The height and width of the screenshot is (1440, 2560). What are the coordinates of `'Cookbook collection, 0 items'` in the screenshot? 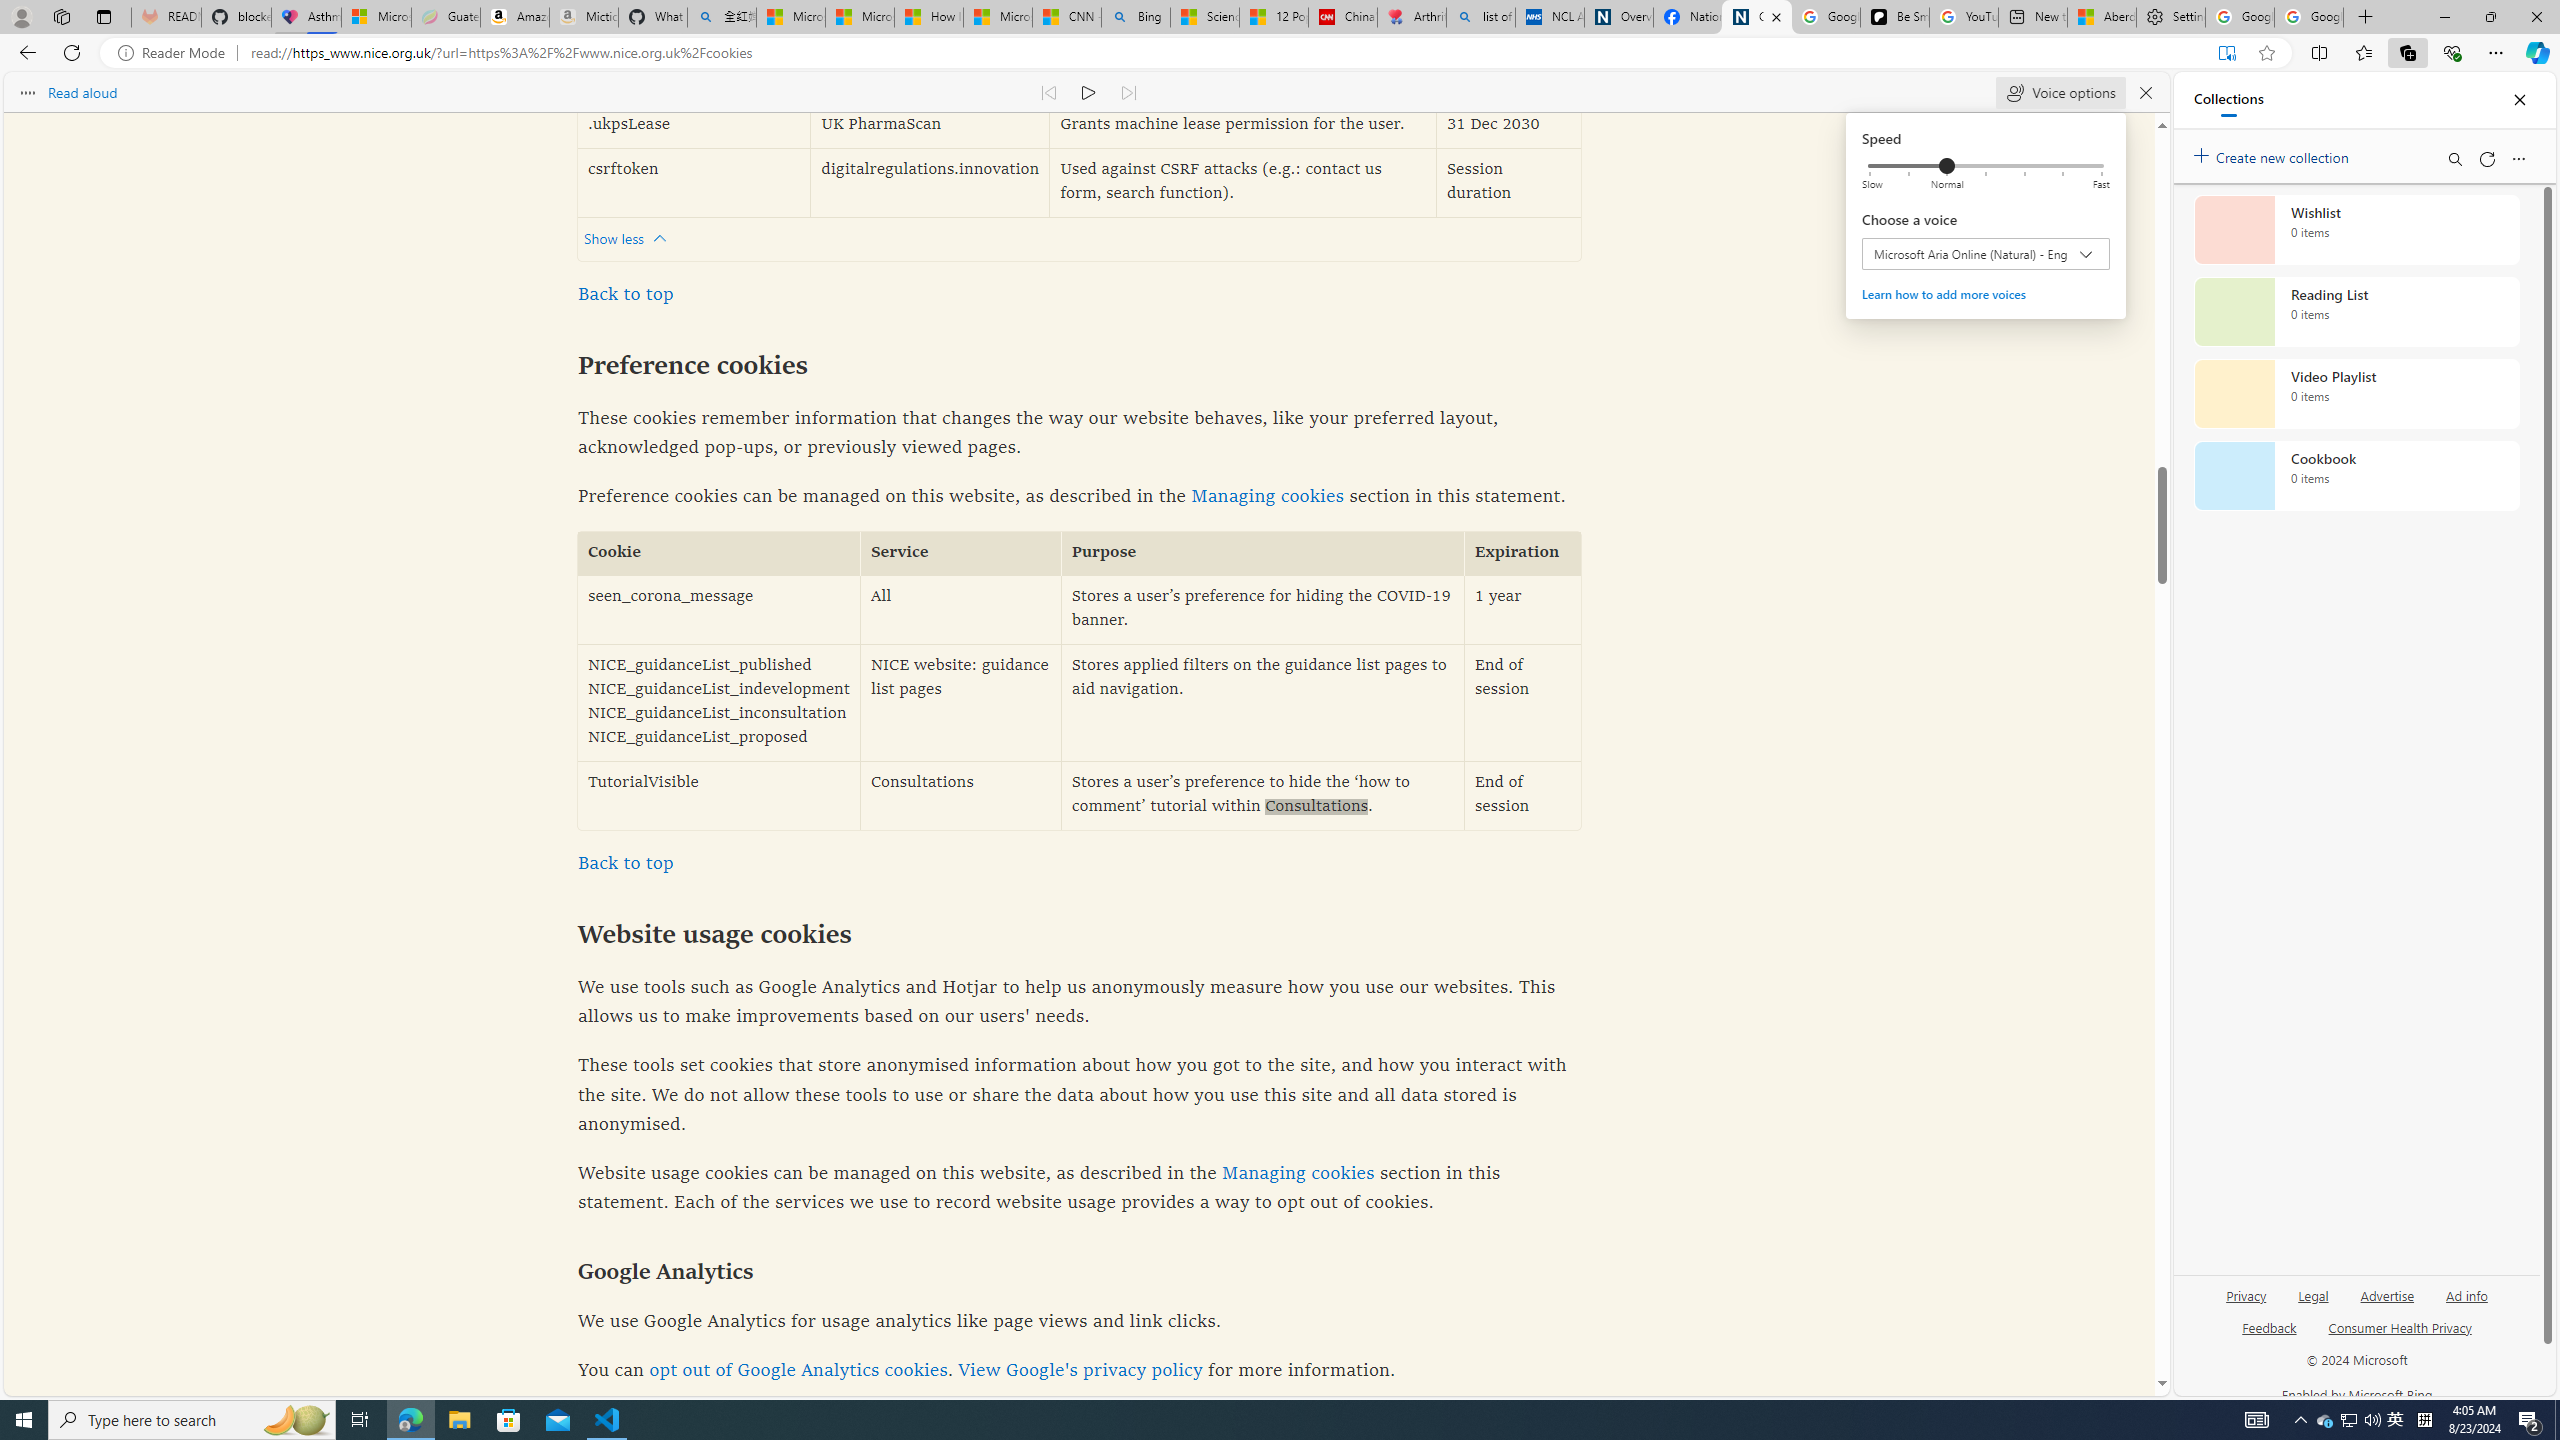 It's located at (2356, 474).